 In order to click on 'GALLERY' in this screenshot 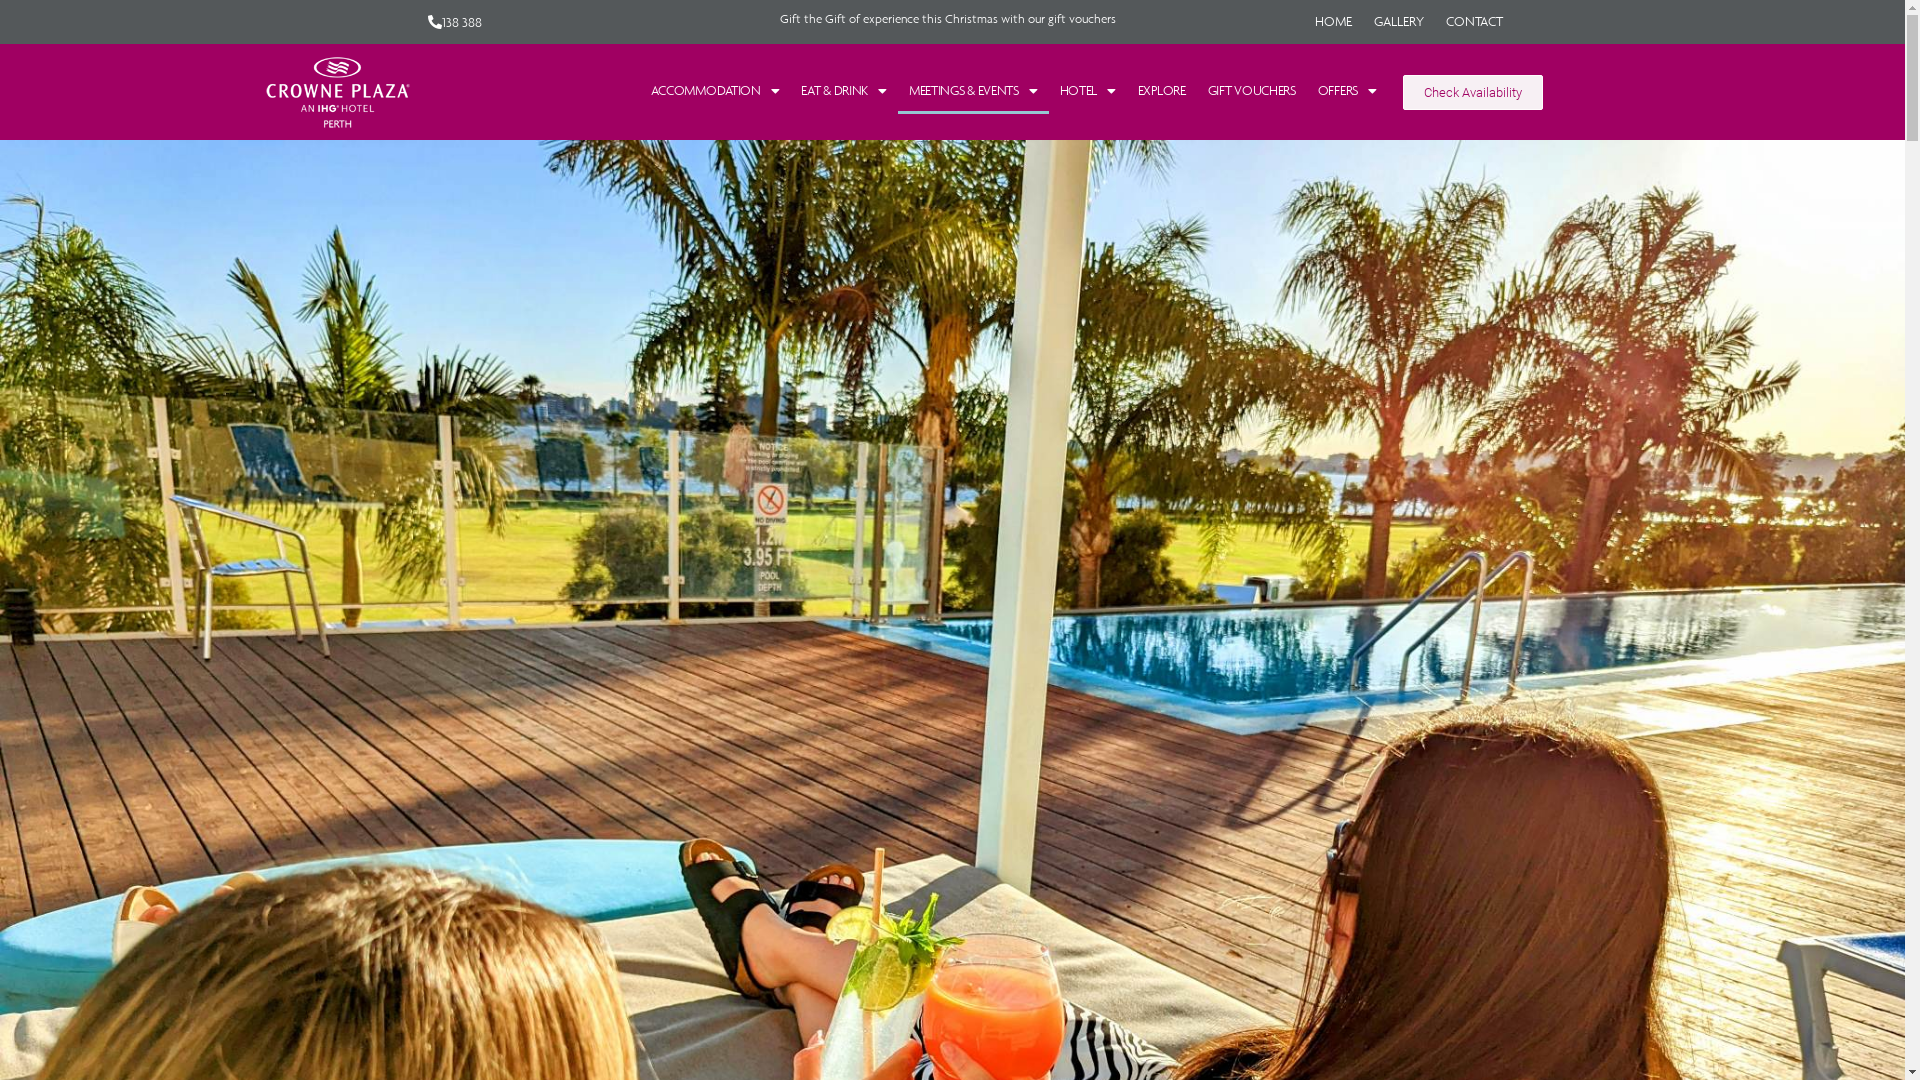, I will do `click(1397, 22)`.